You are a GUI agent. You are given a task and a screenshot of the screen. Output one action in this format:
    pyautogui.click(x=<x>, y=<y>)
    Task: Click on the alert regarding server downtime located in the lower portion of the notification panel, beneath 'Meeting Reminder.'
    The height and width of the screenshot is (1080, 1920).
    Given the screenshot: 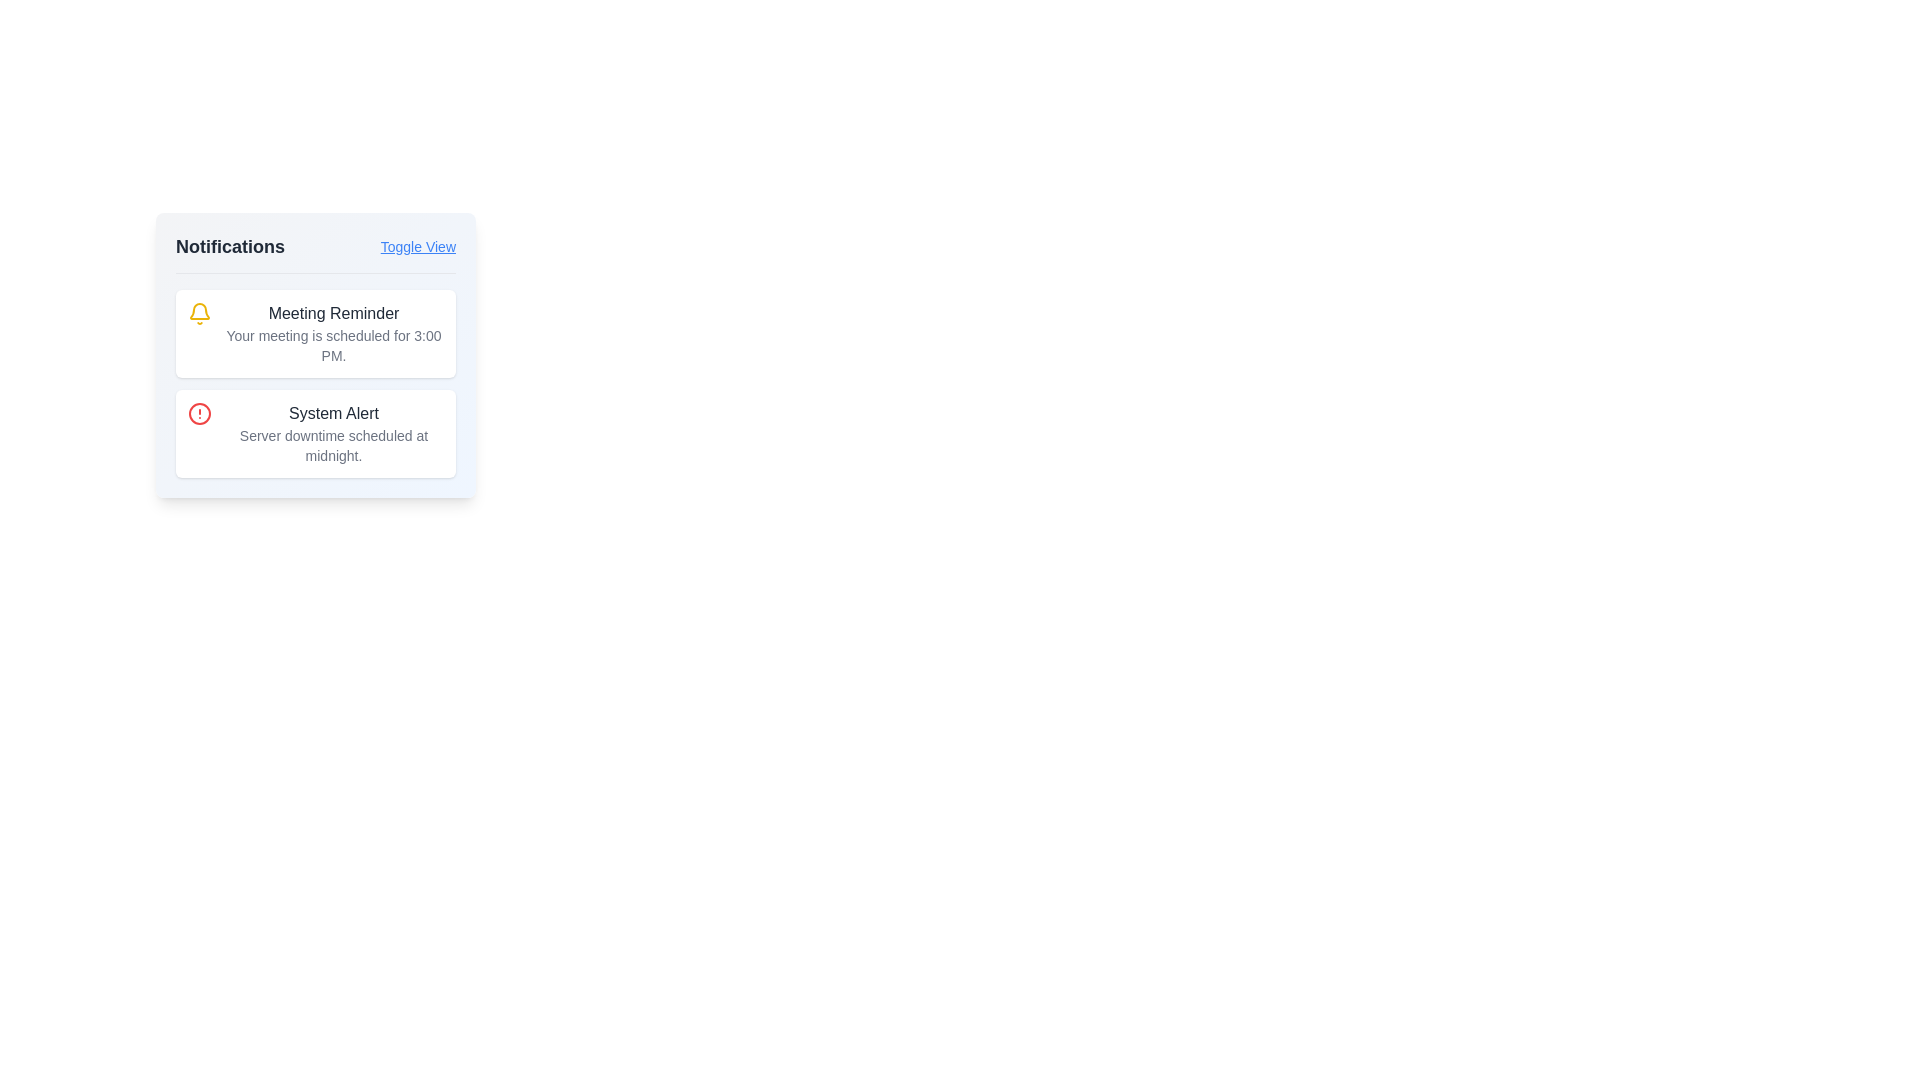 What is the action you would take?
    pyautogui.click(x=334, y=433)
    